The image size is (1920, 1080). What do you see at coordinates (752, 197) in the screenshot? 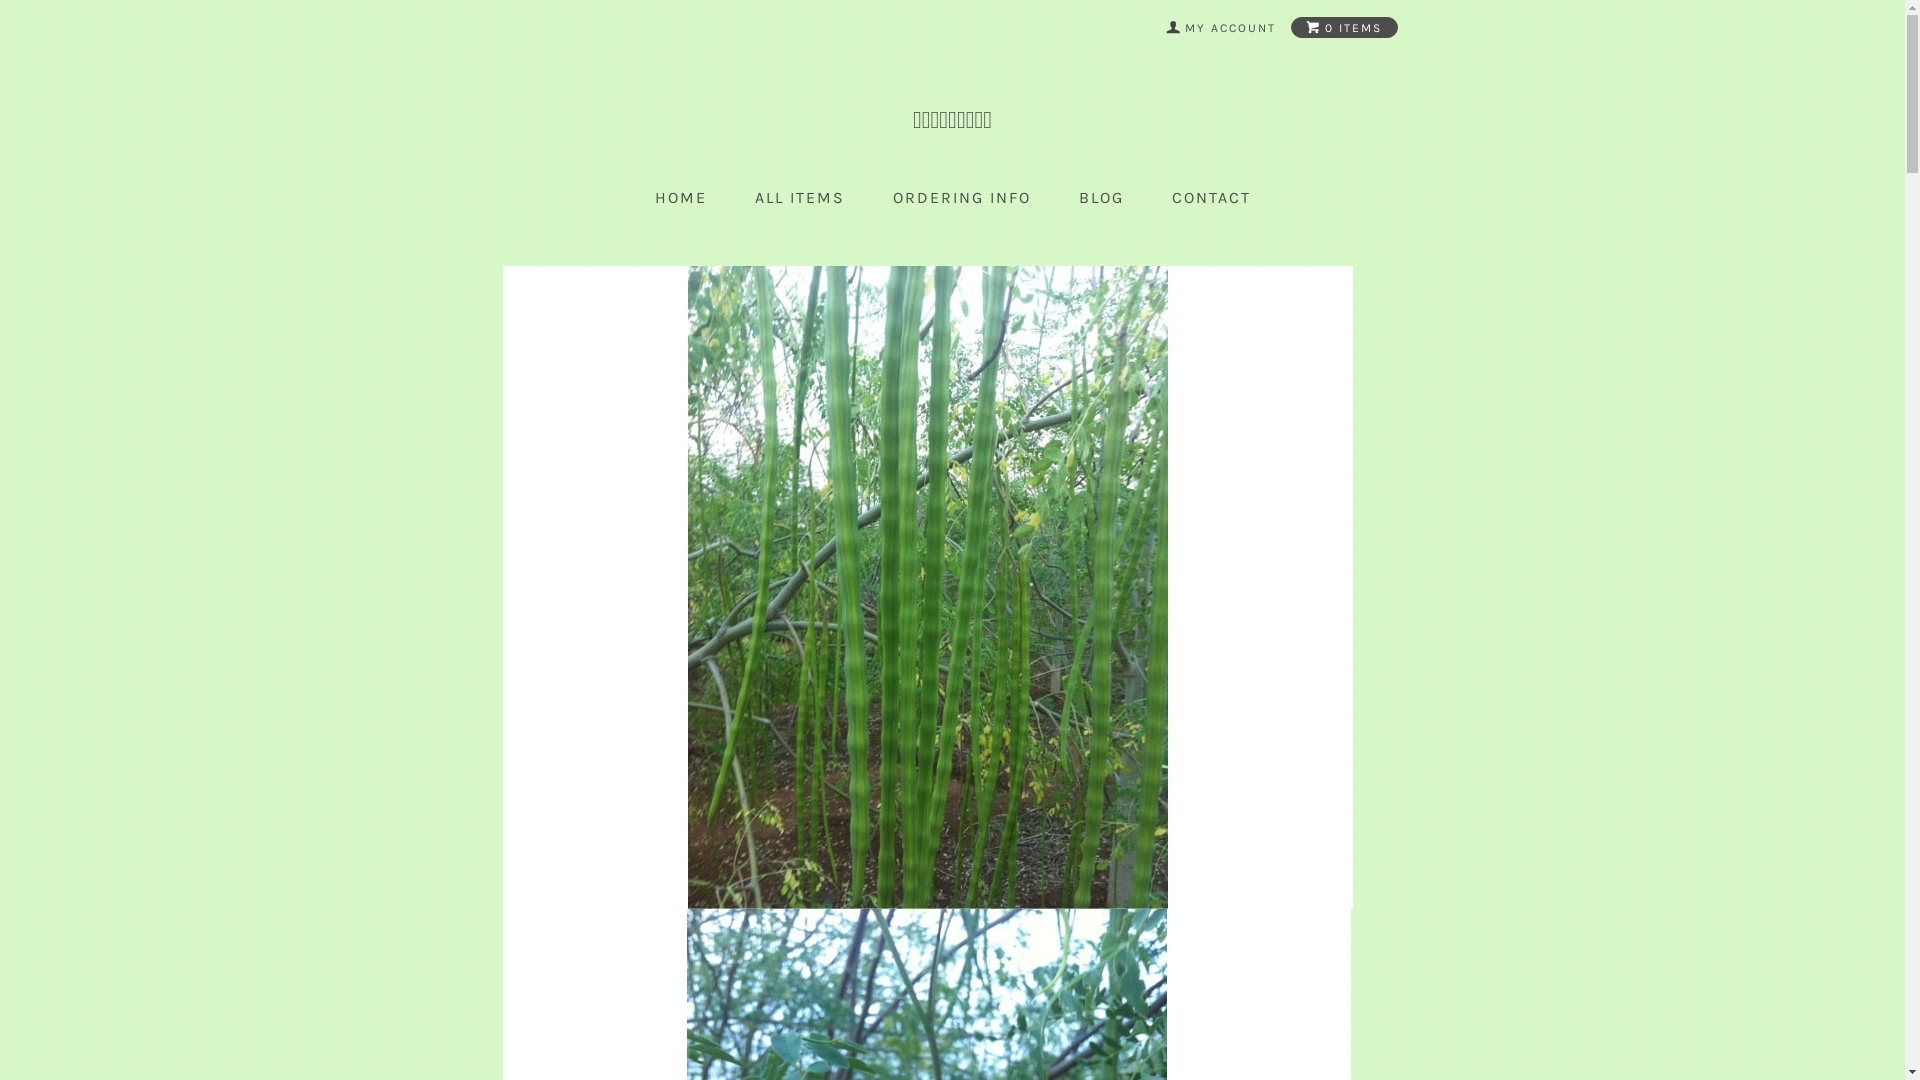
I see `'ALL ITEMS'` at bounding box center [752, 197].